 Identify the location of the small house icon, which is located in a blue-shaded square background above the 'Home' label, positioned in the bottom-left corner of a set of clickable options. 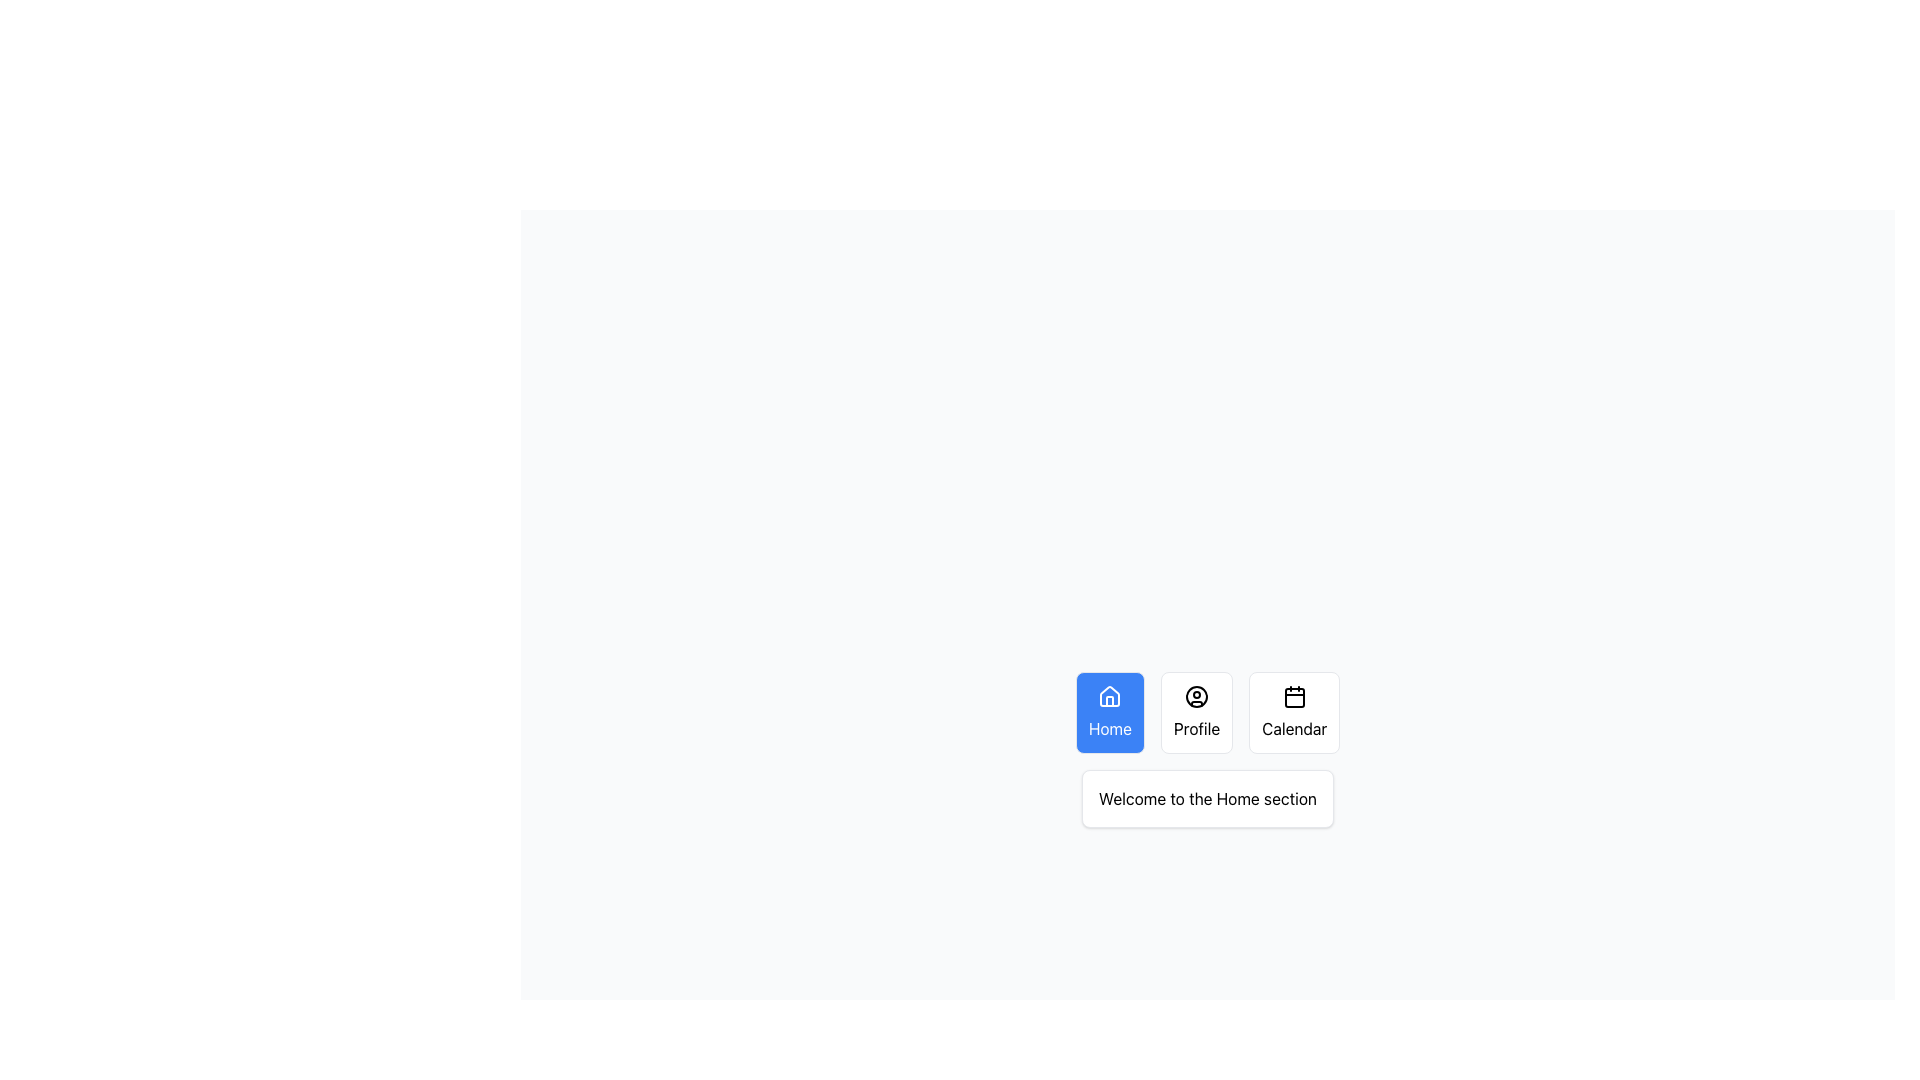
(1109, 696).